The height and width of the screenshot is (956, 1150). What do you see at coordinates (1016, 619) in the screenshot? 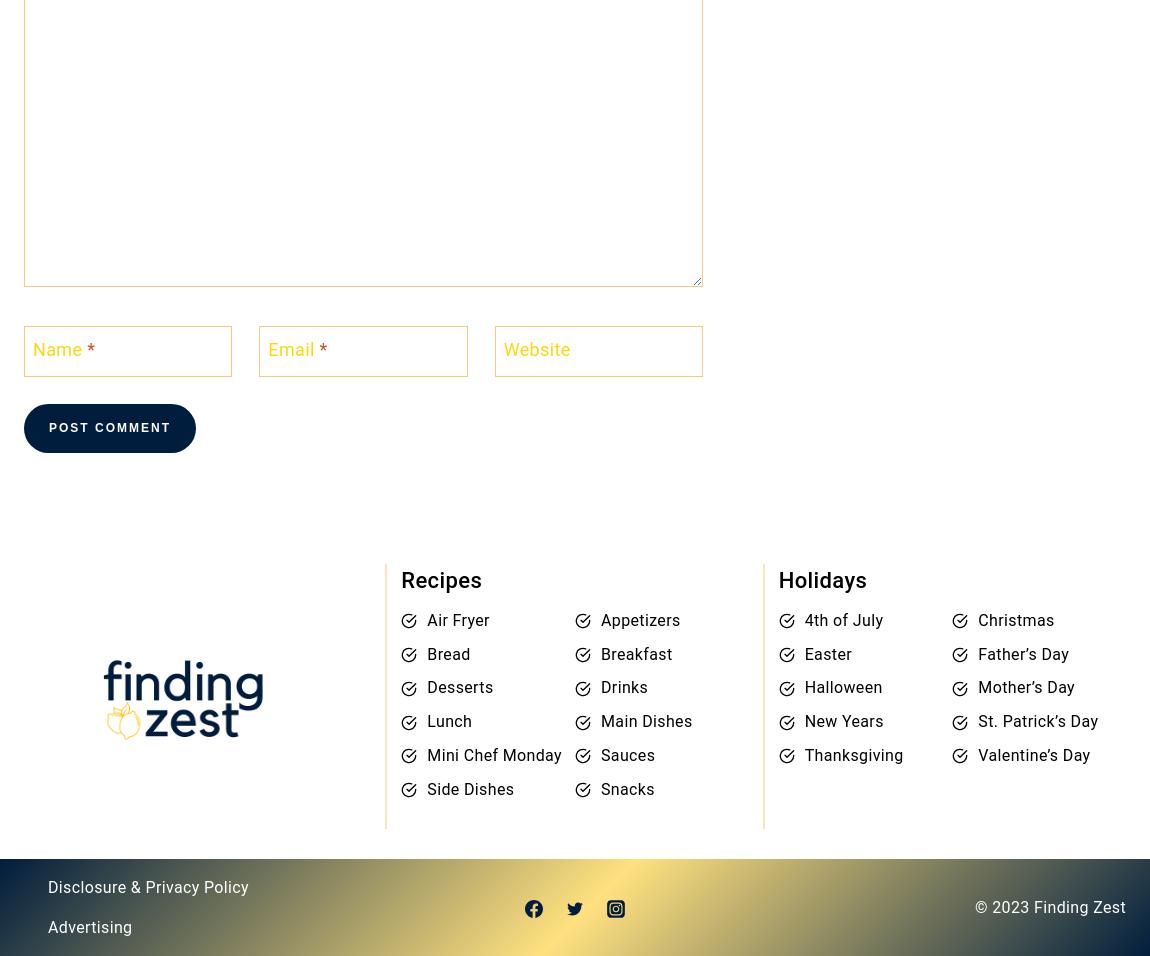
I see `'Christmas'` at bounding box center [1016, 619].